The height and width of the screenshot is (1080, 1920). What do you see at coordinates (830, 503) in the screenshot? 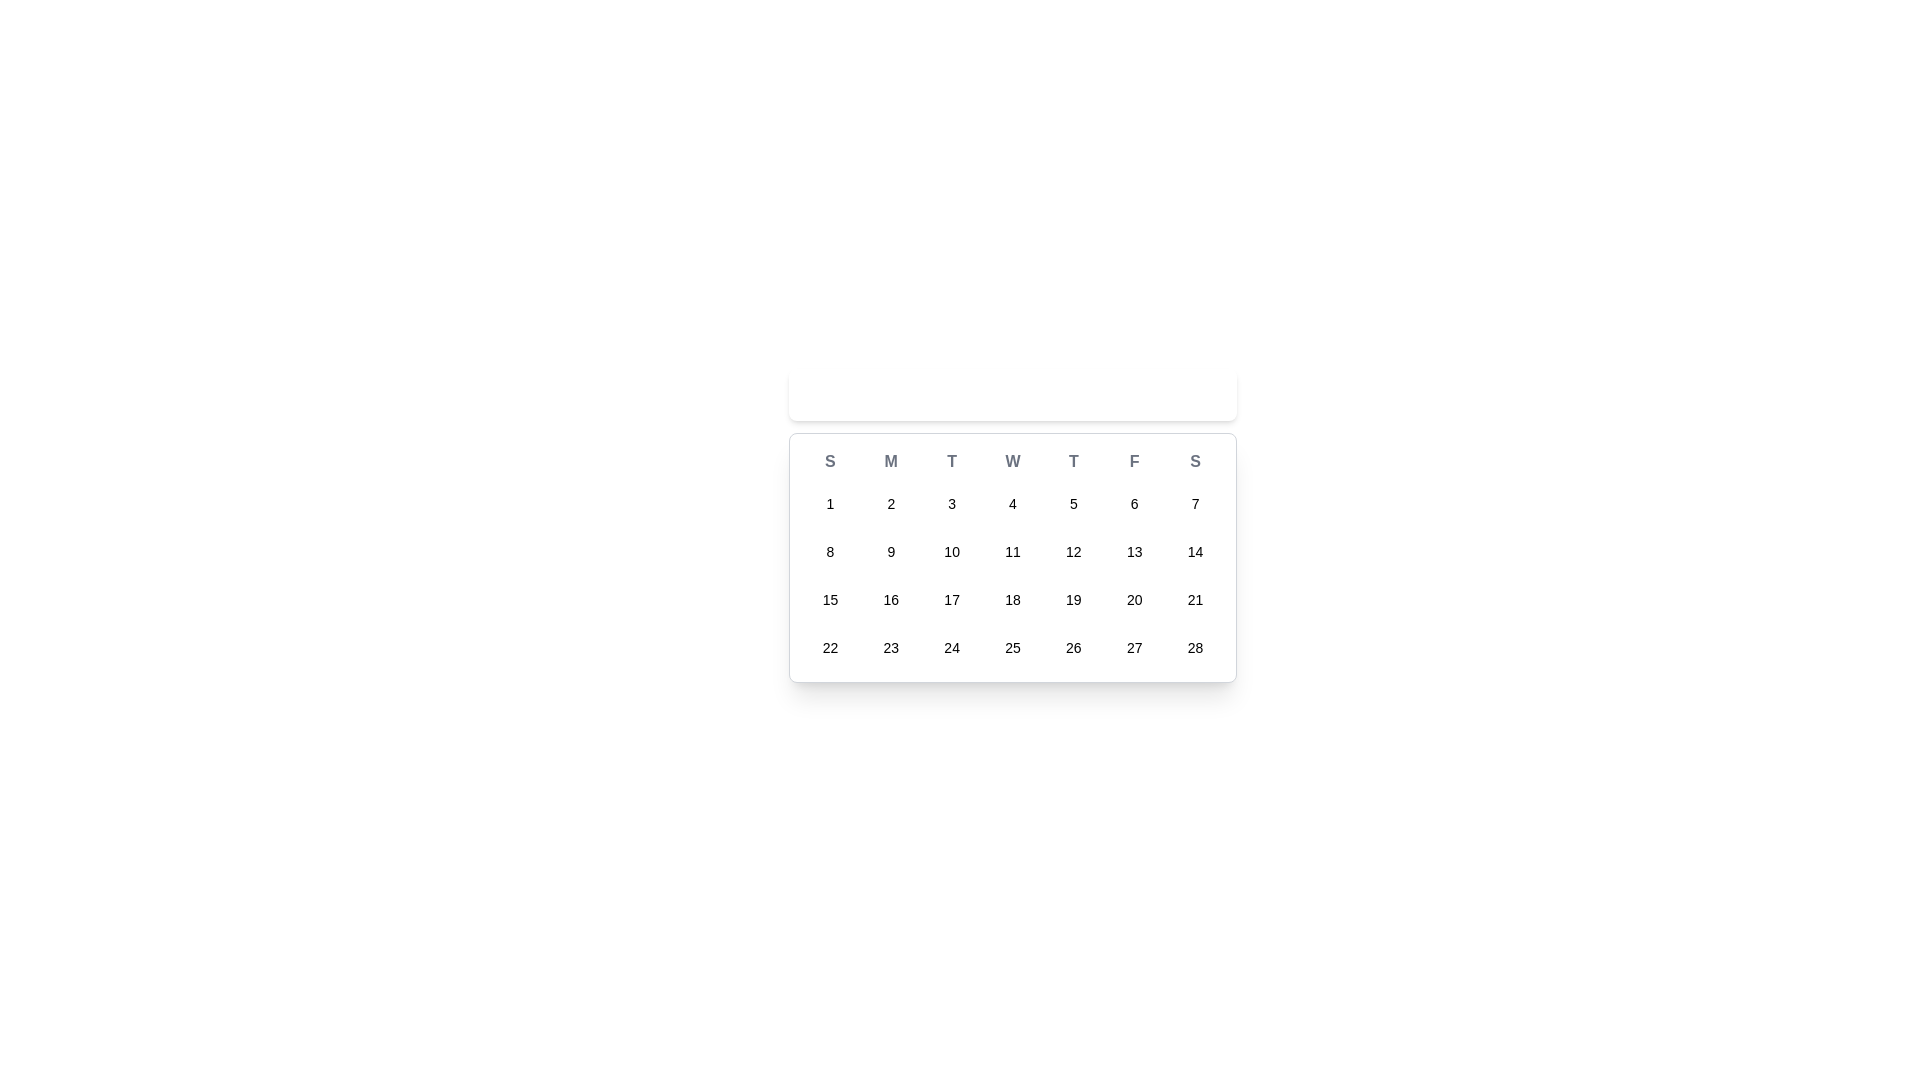
I see `the first day button in the calendar interface` at bounding box center [830, 503].